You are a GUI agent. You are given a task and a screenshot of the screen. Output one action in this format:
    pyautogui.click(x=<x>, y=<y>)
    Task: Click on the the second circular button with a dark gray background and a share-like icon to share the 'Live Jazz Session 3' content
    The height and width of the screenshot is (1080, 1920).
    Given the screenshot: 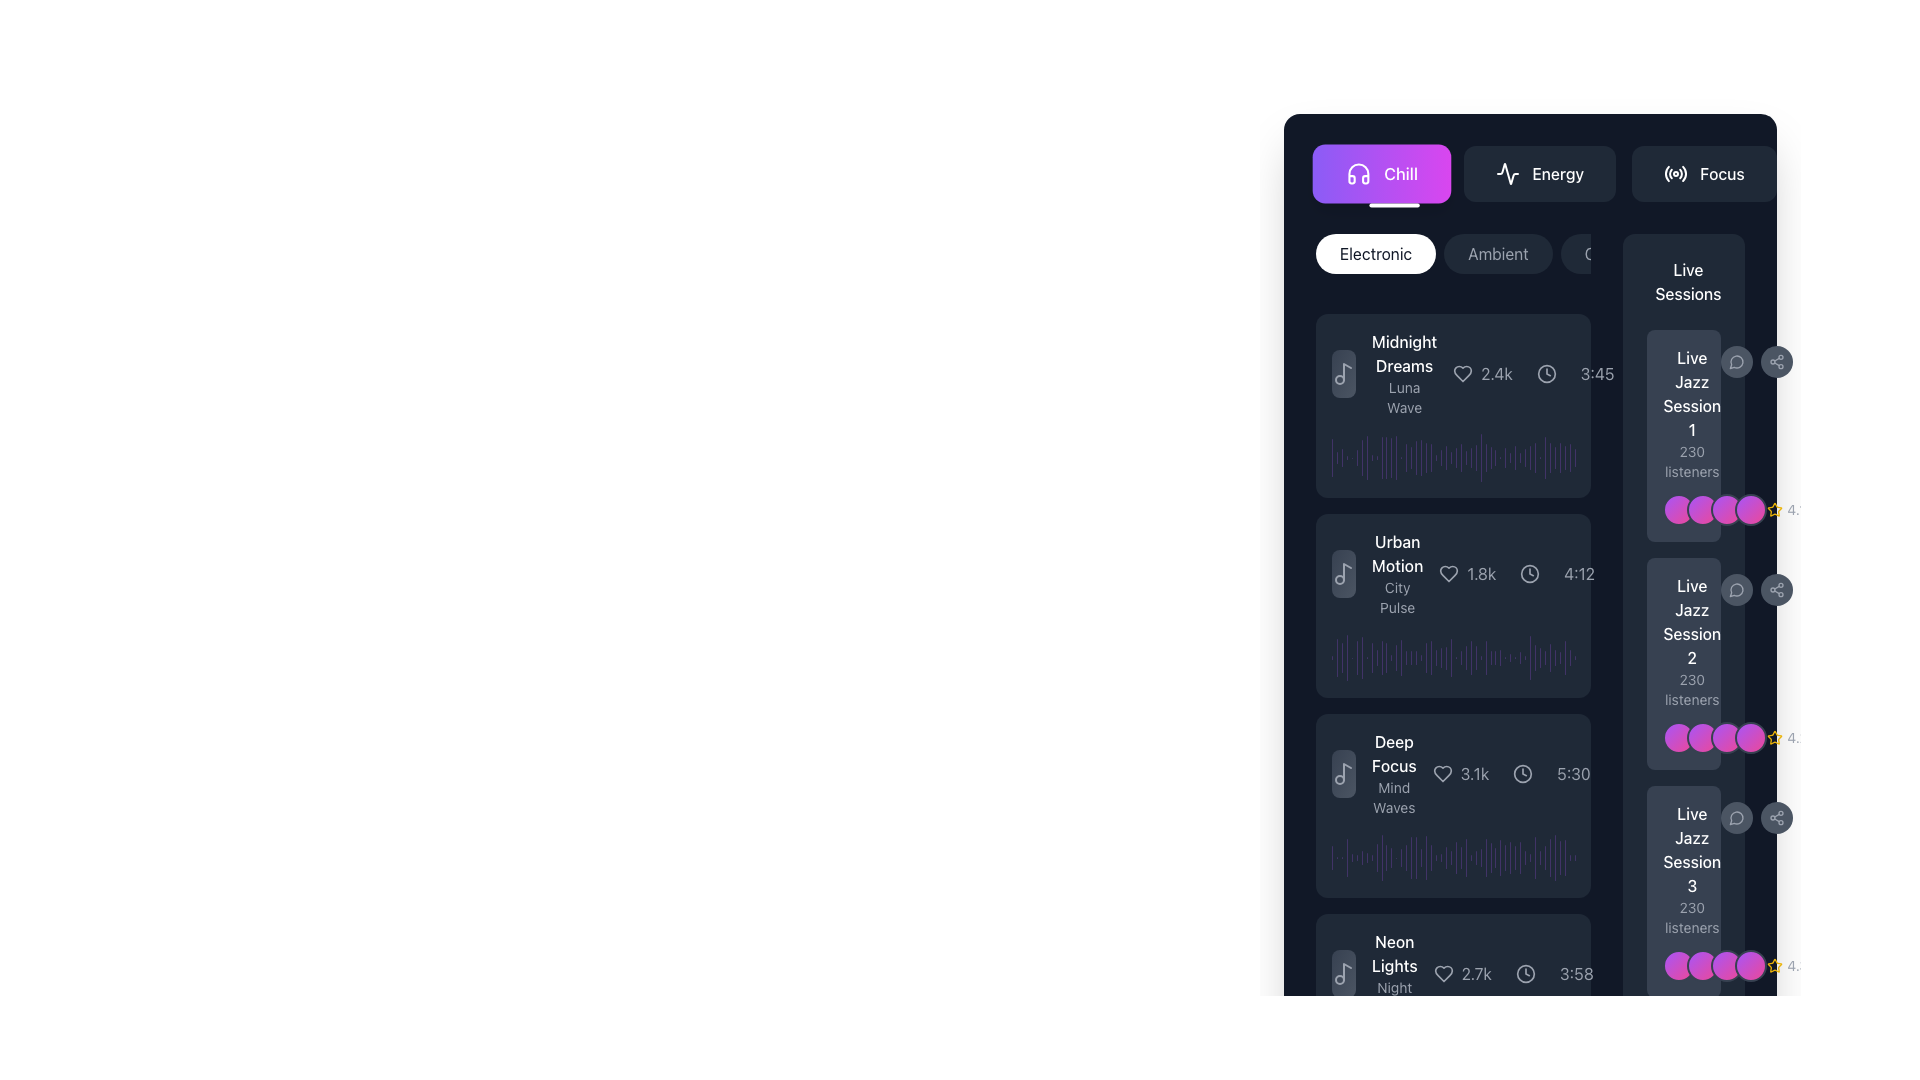 What is the action you would take?
    pyautogui.click(x=1777, y=817)
    